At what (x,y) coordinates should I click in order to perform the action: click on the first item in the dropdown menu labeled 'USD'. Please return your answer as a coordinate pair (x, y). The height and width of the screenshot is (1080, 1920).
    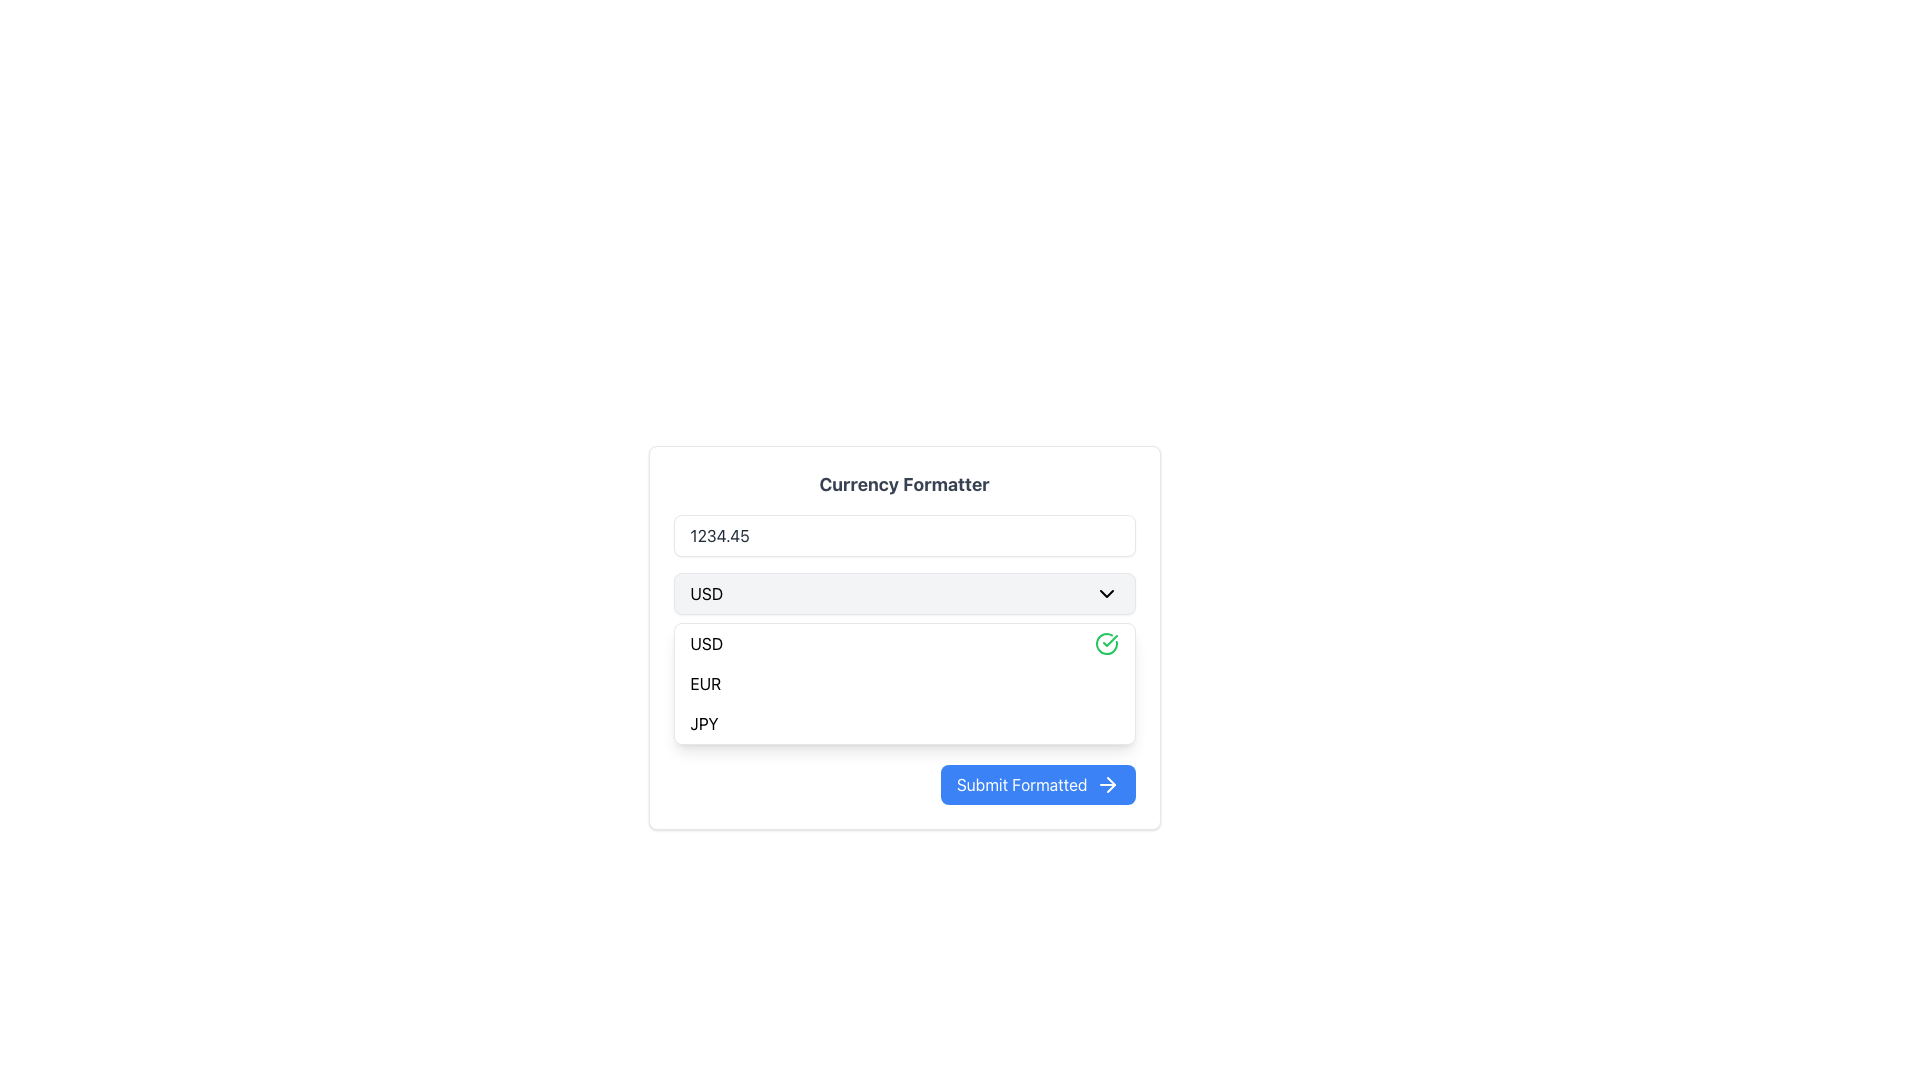
    Looking at the image, I should click on (903, 644).